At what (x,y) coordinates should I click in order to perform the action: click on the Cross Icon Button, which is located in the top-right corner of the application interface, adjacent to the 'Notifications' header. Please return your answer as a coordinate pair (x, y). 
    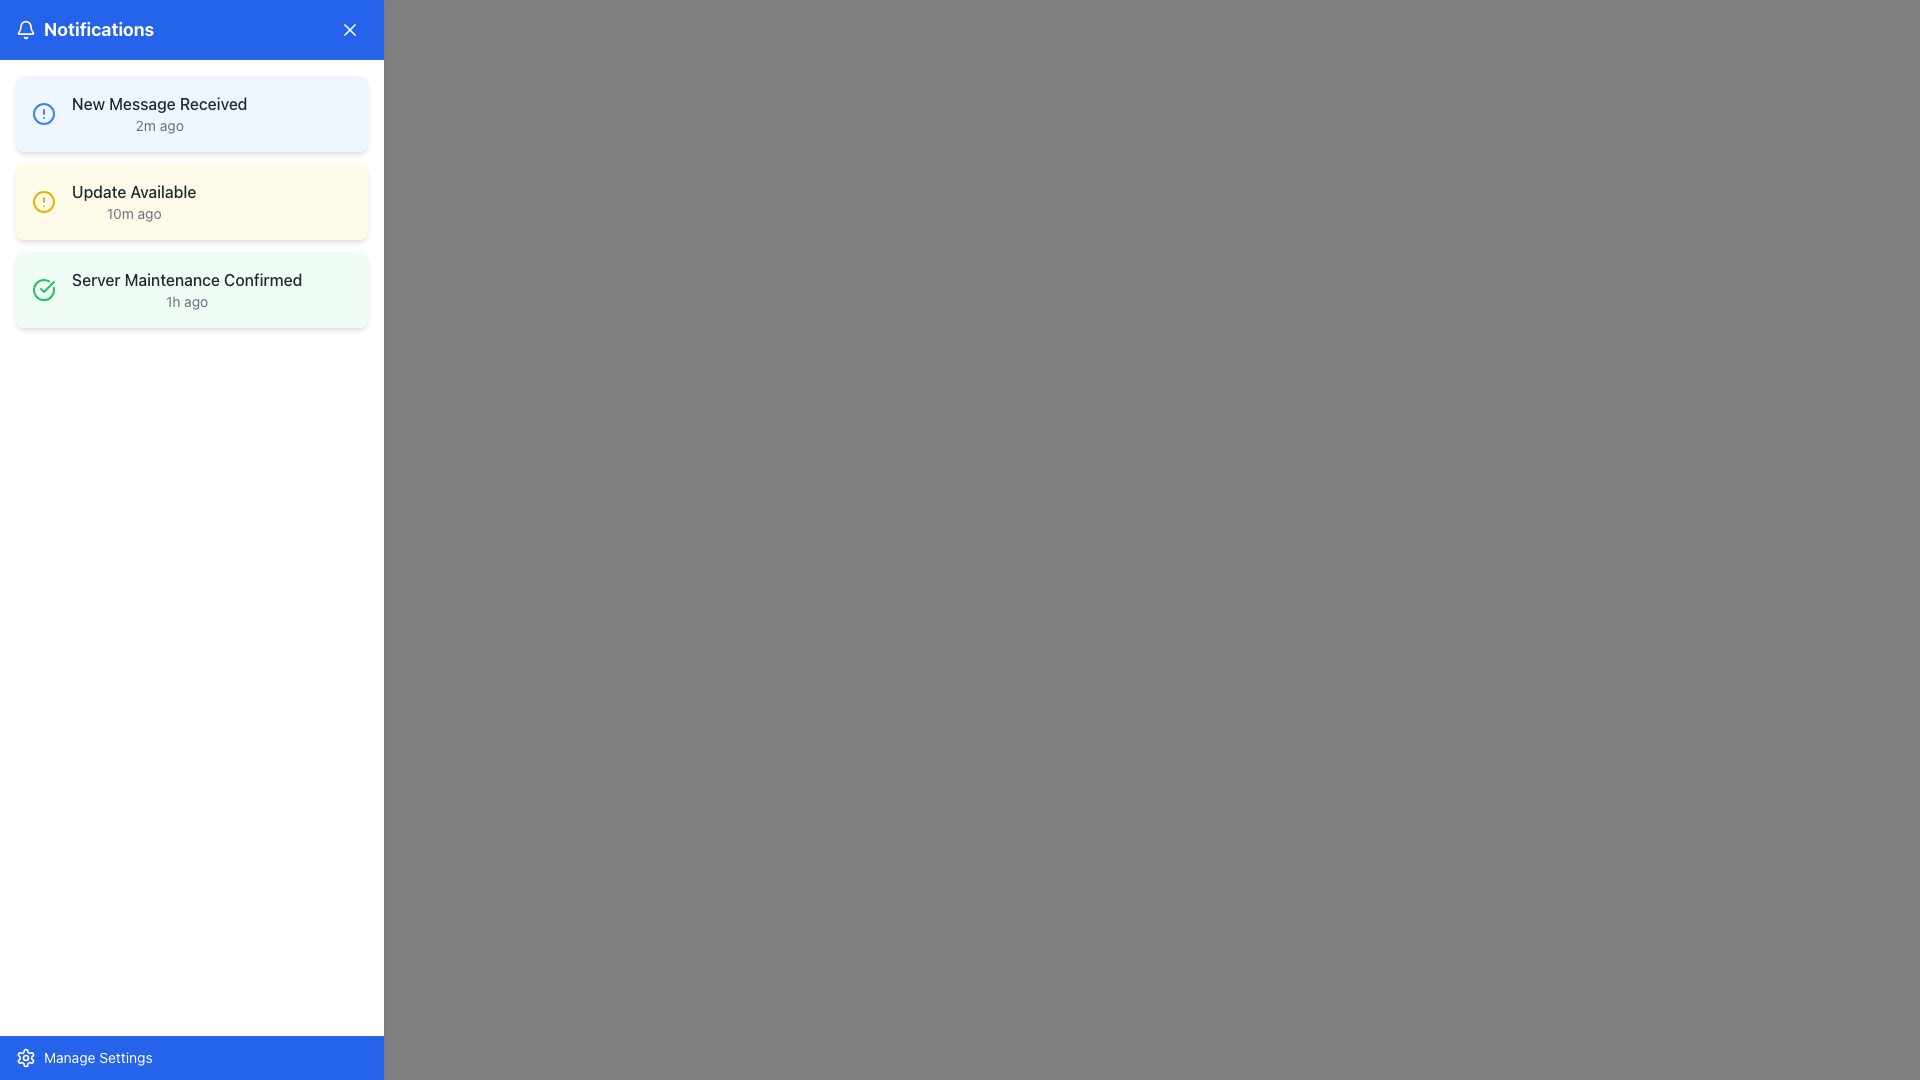
    Looking at the image, I should click on (350, 30).